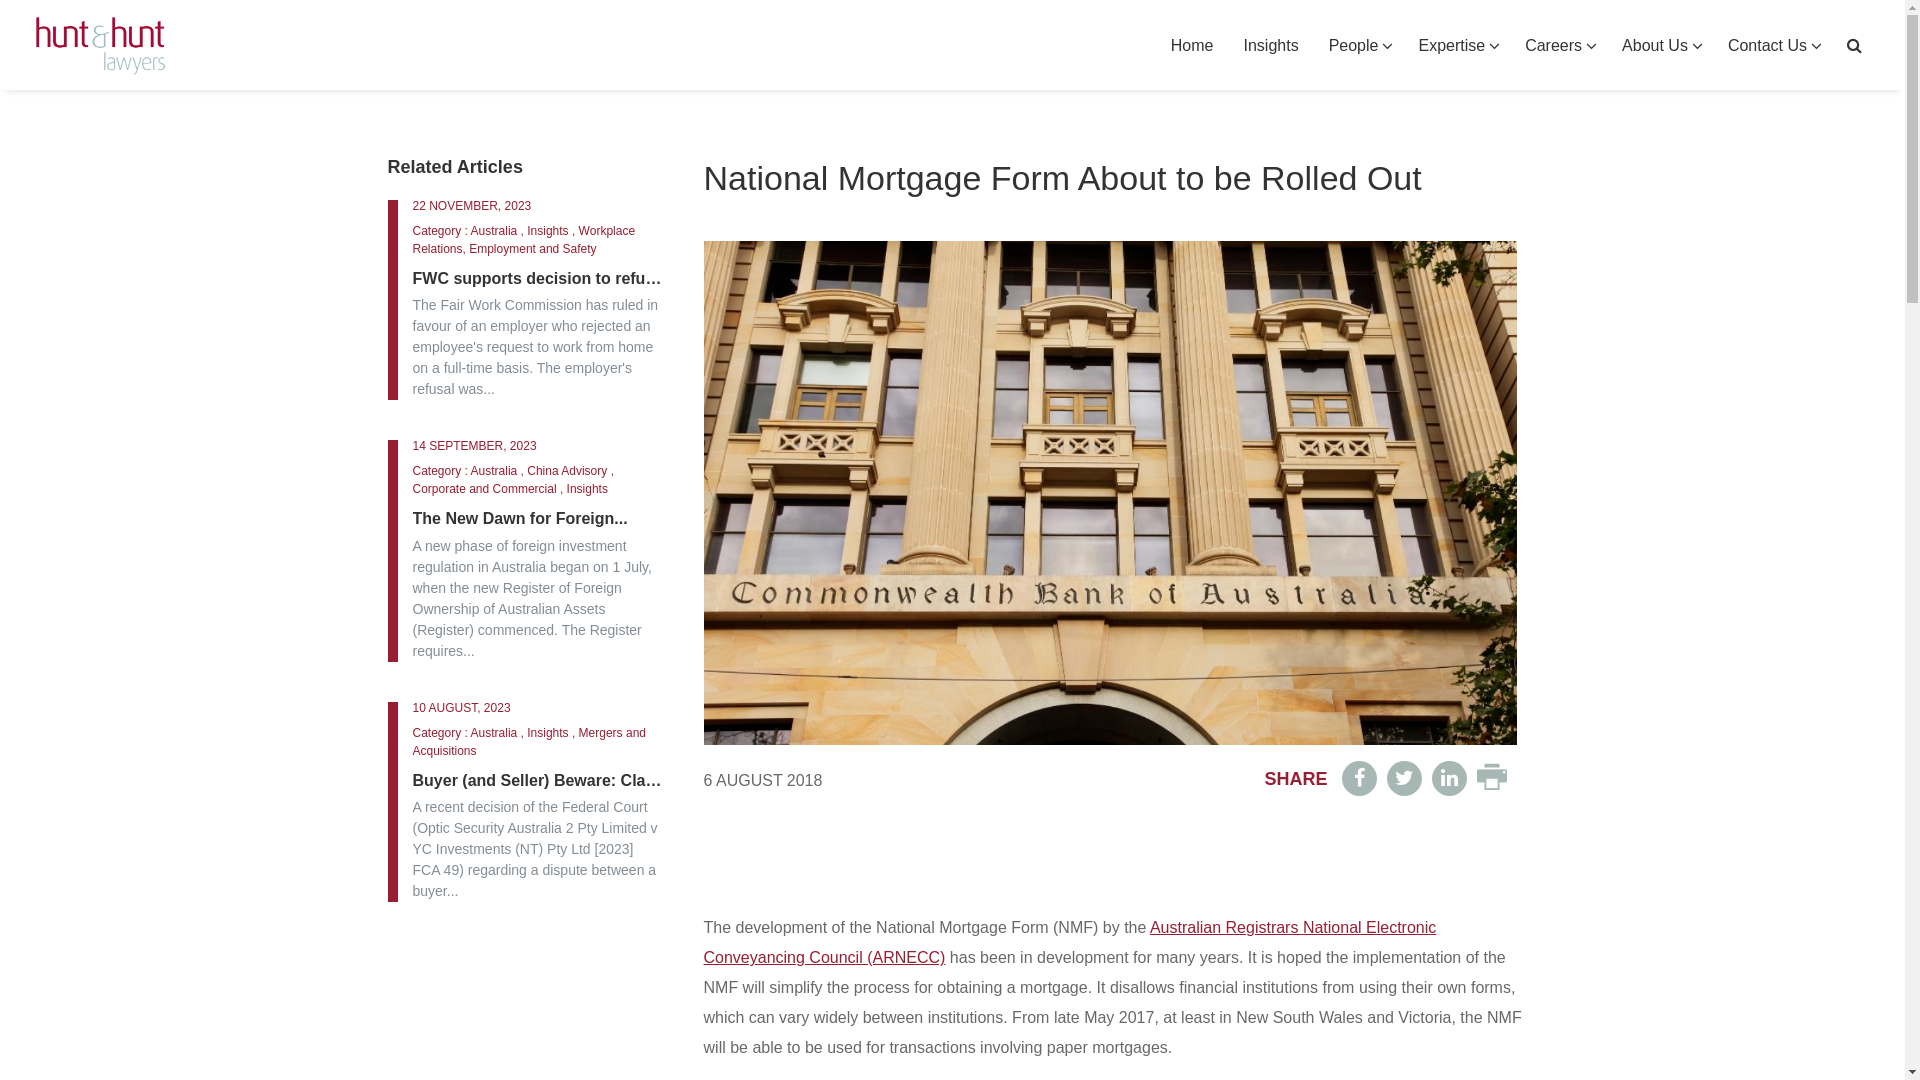 The height and width of the screenshot is (1080, 1920). What do you see at coordinates (0, 0) in the screenshot?
I see `'Skip to primary navigation'` at bounding box center [0, 0].